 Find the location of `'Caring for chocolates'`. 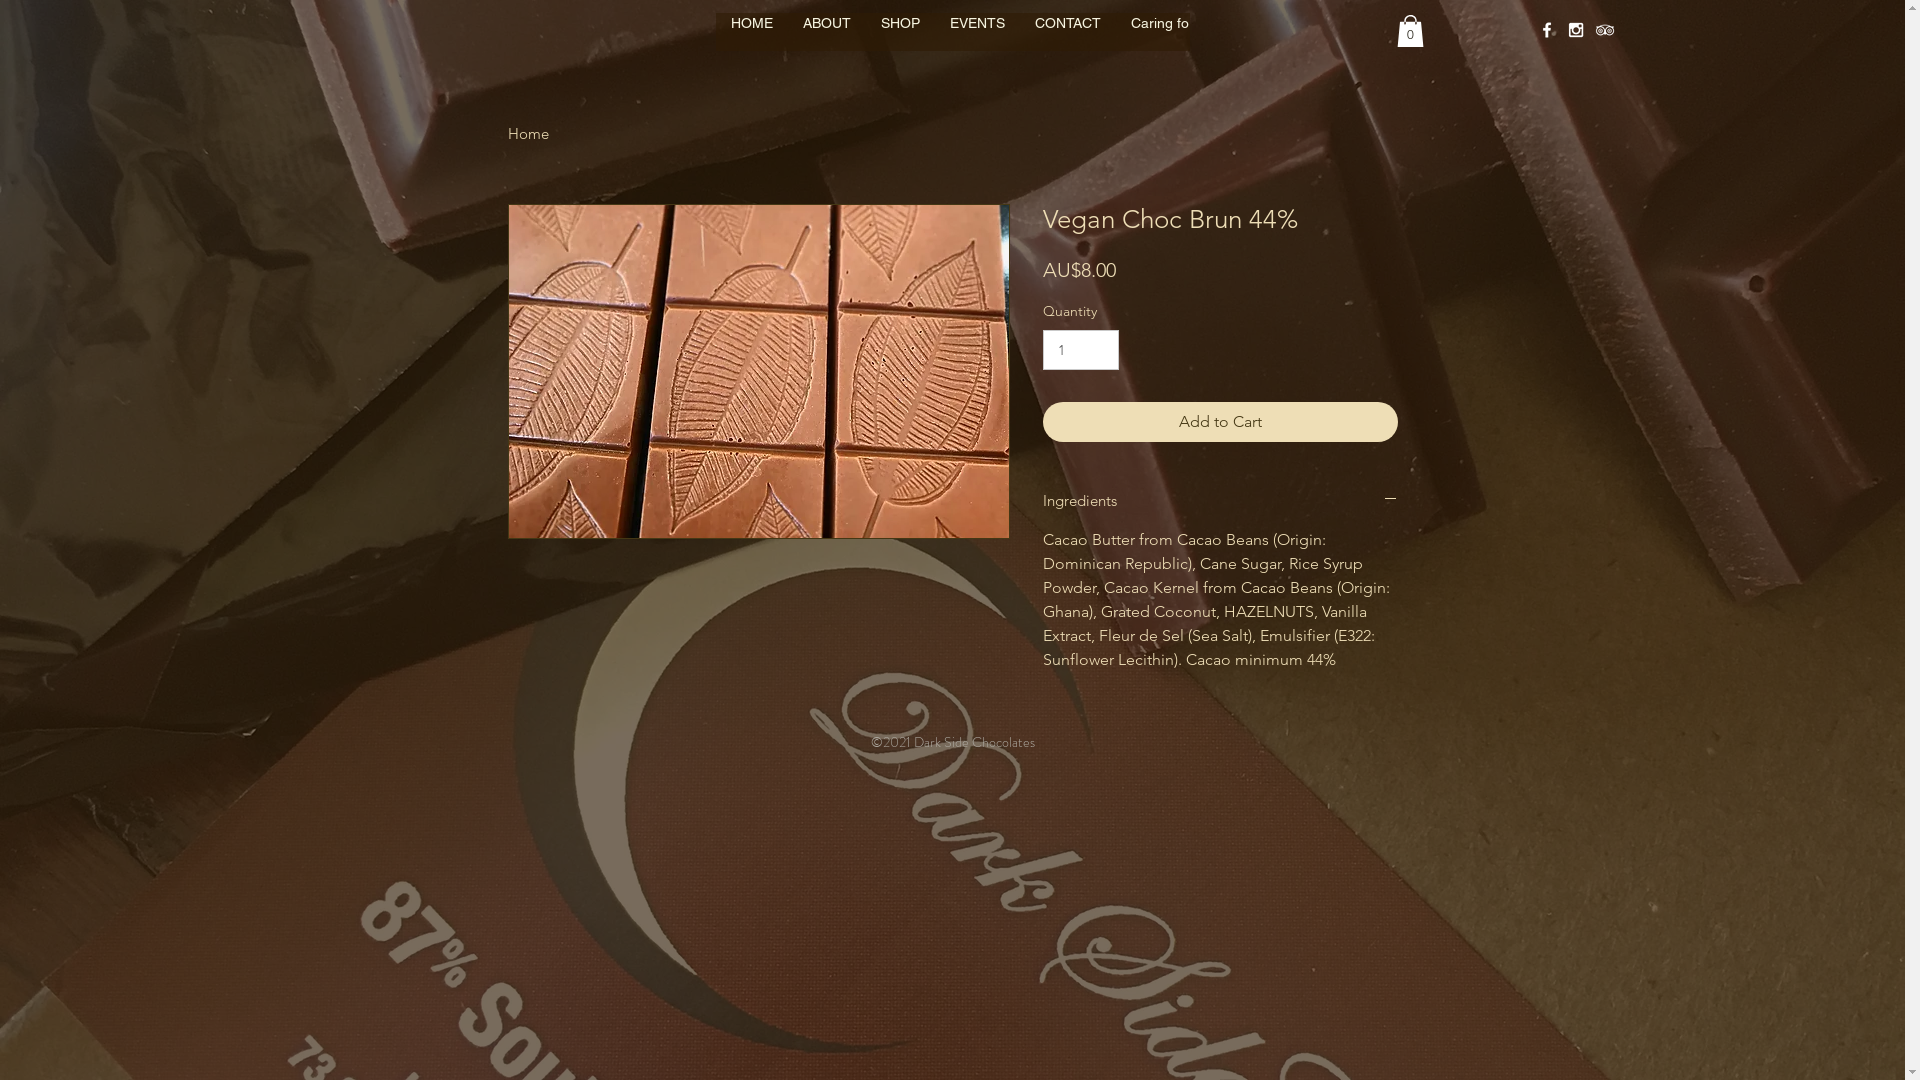

'Caring for chocolates' is located at coordinates (1198, 38).